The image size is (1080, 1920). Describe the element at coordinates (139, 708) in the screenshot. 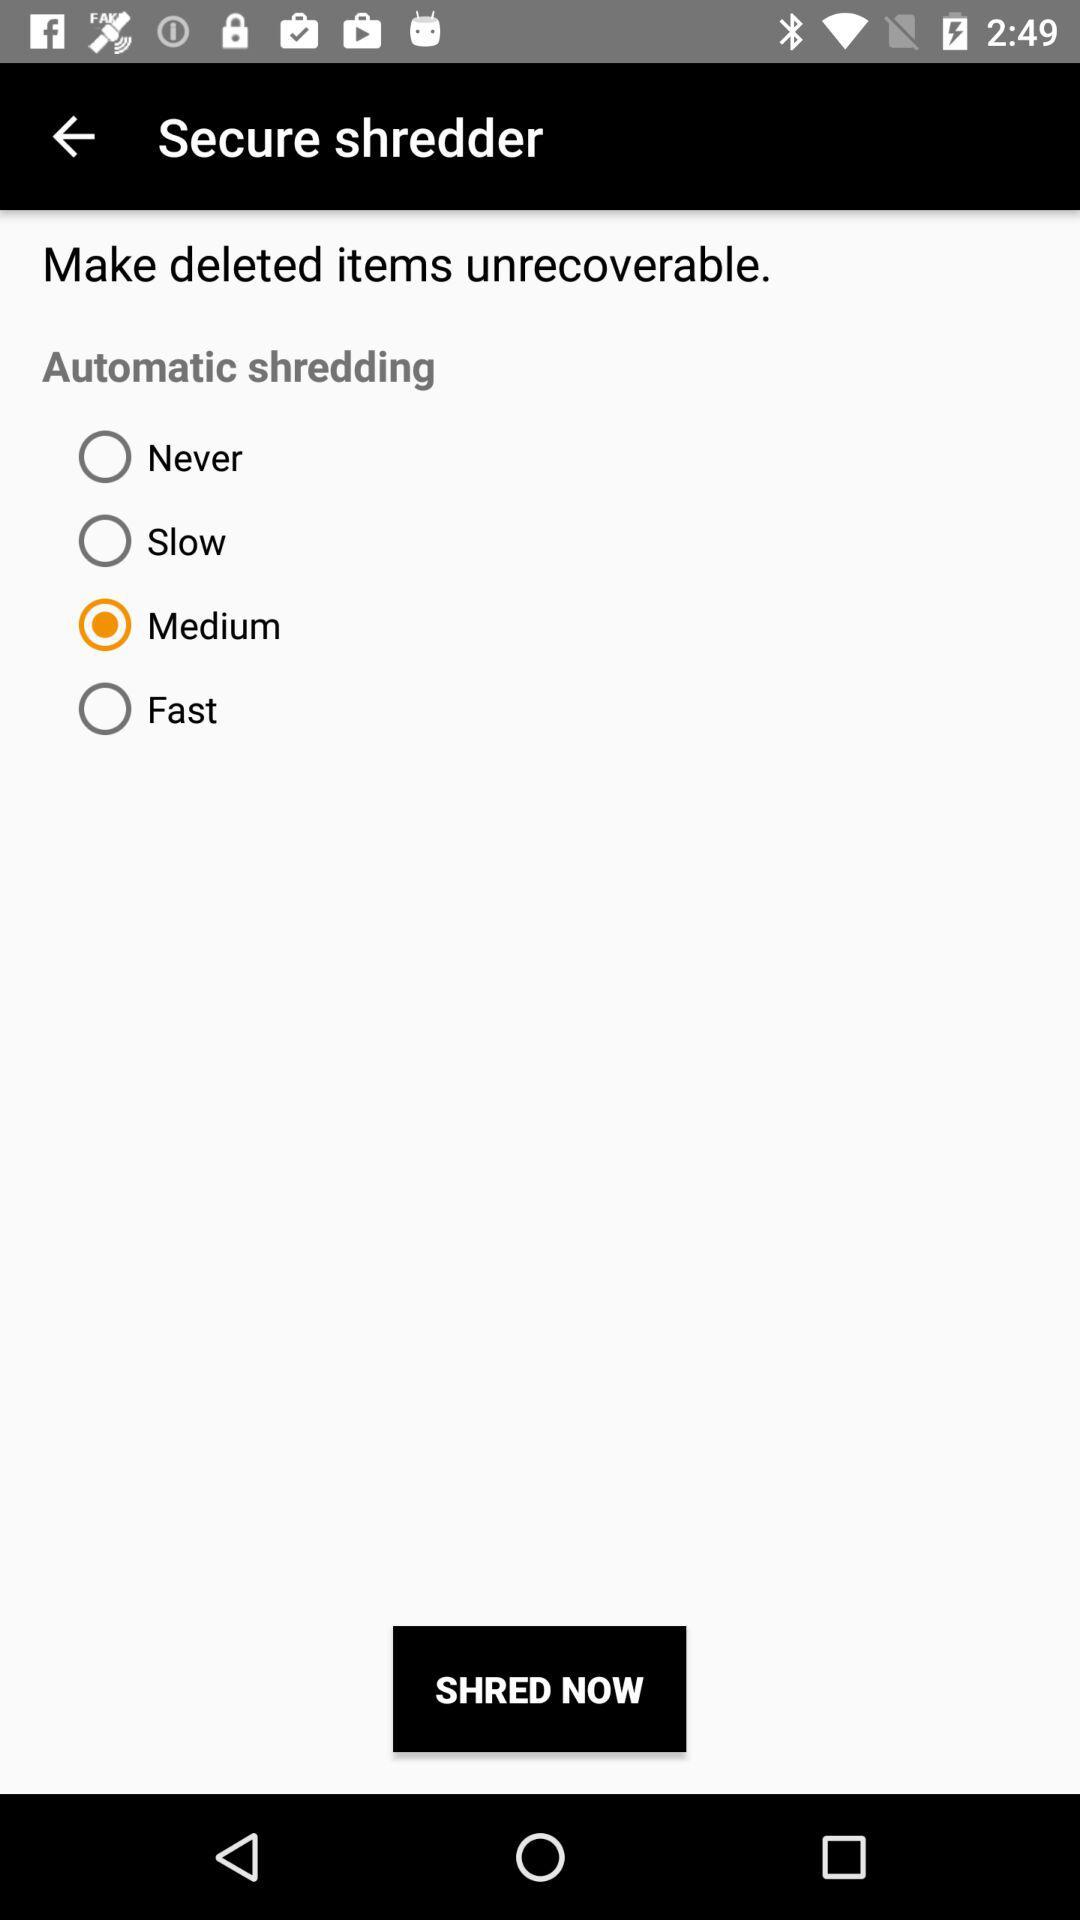

I see `the item below medium icon` at that location.